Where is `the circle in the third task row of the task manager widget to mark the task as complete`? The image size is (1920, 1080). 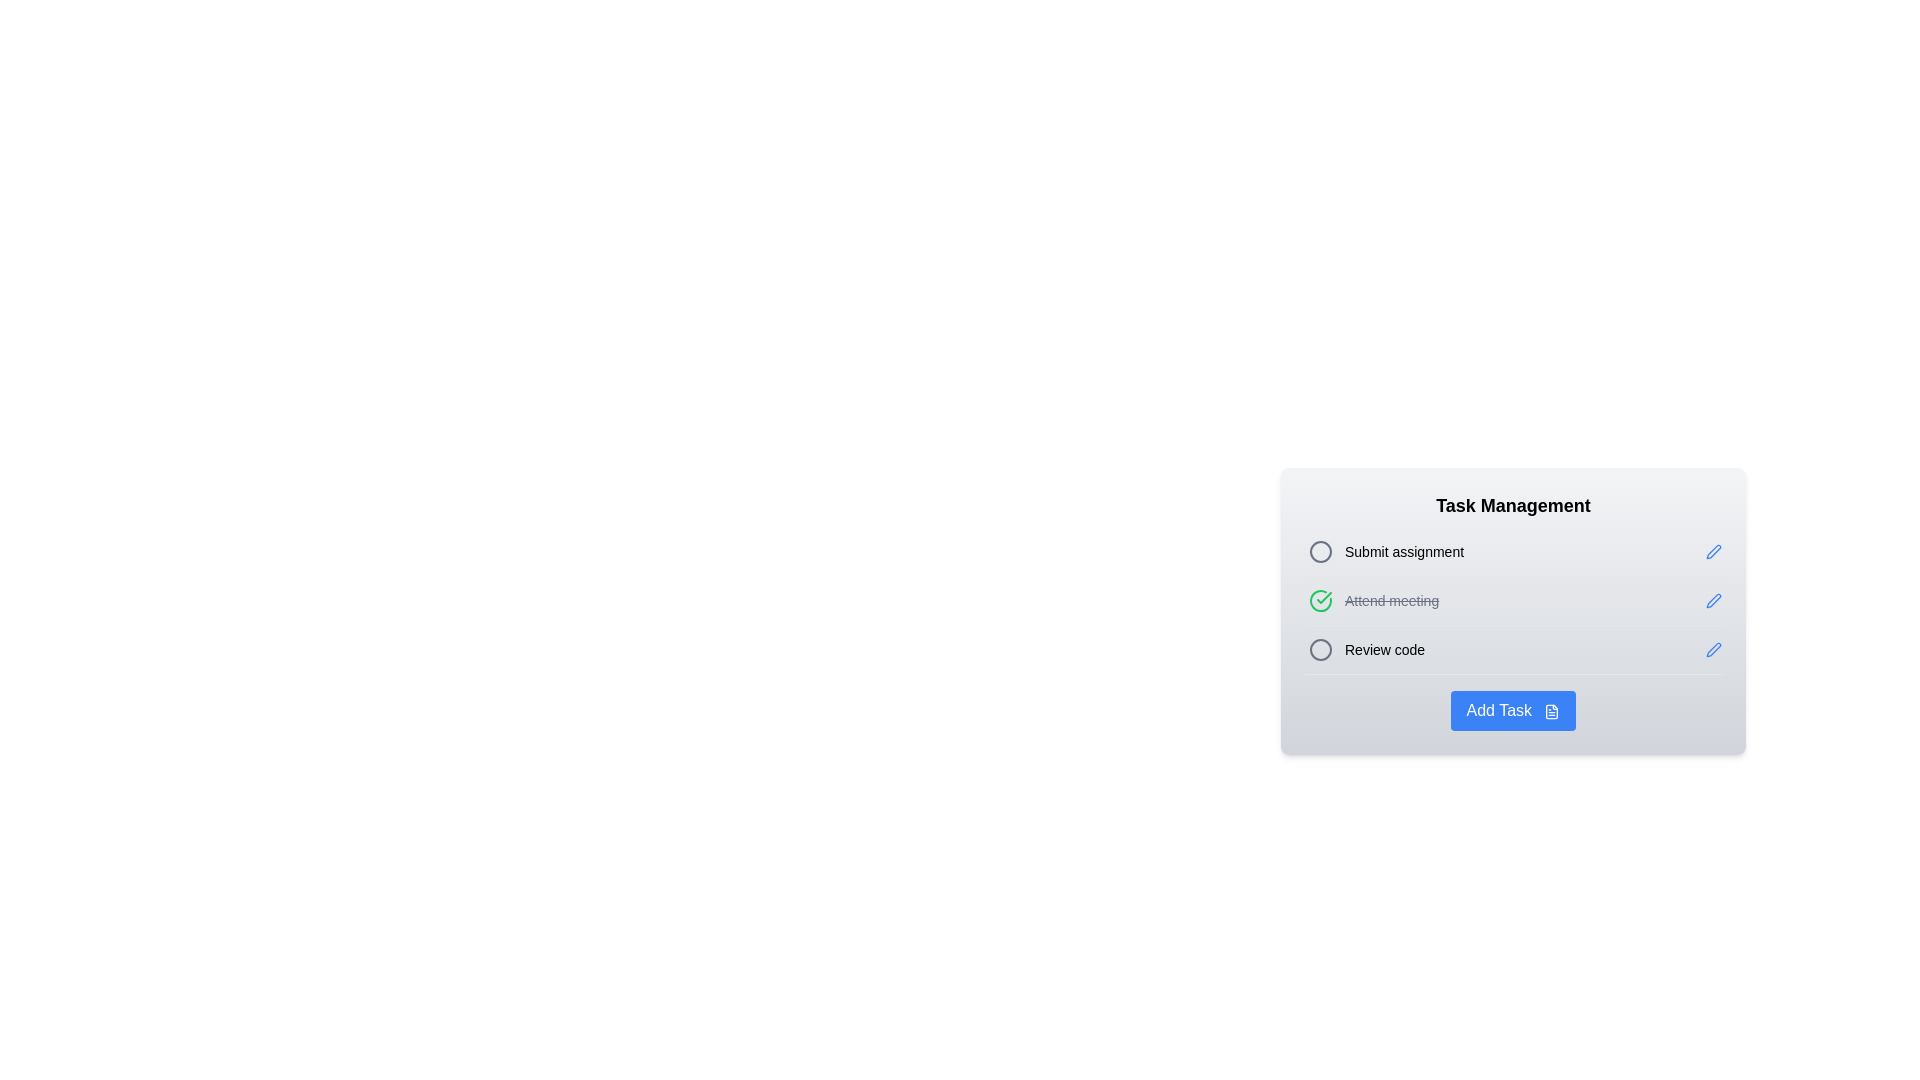 the circle in the third task row of the task manager widget to mark the task as complete is located at coordinates (1513, 654).